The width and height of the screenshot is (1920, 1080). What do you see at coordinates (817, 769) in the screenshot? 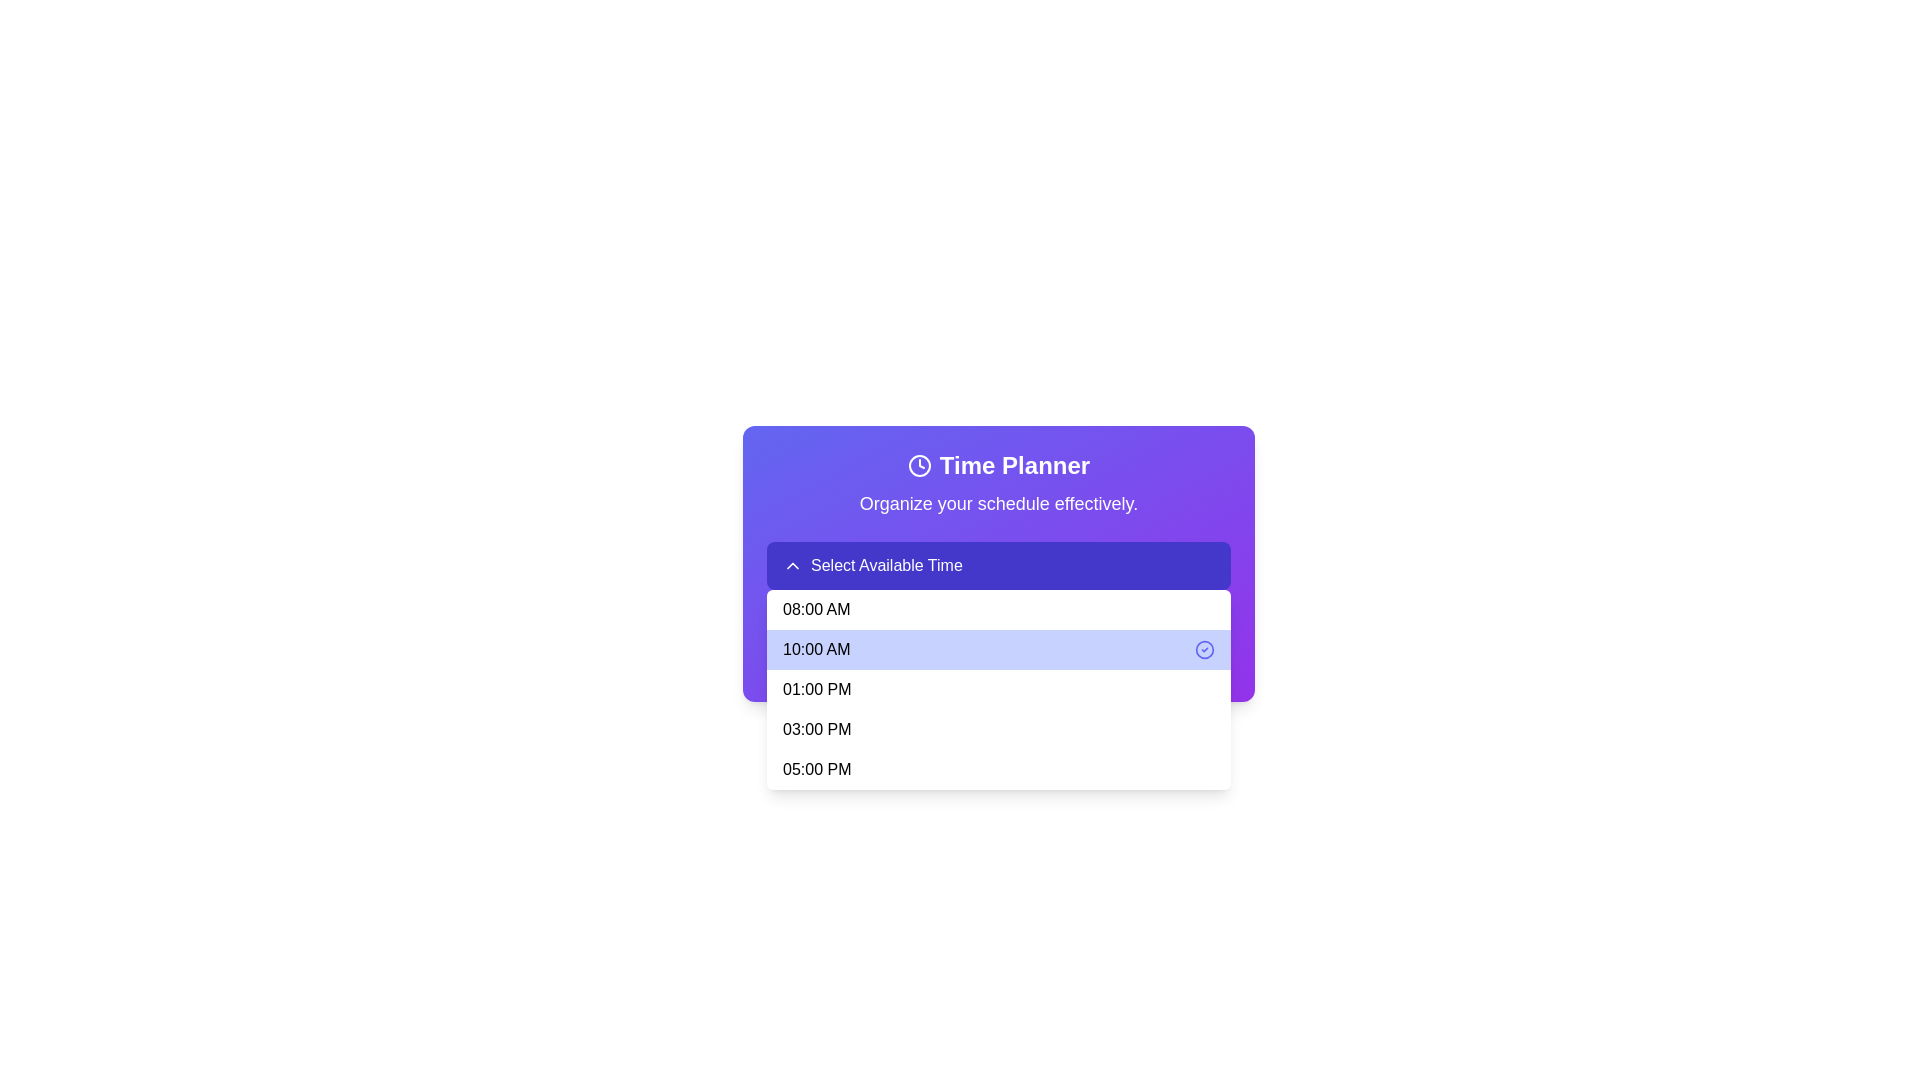
I see `the '05:00 PM' time option in the dropdown menu list, which is the last selectable item in the time-selection interface` at bounding box center [817, 769].